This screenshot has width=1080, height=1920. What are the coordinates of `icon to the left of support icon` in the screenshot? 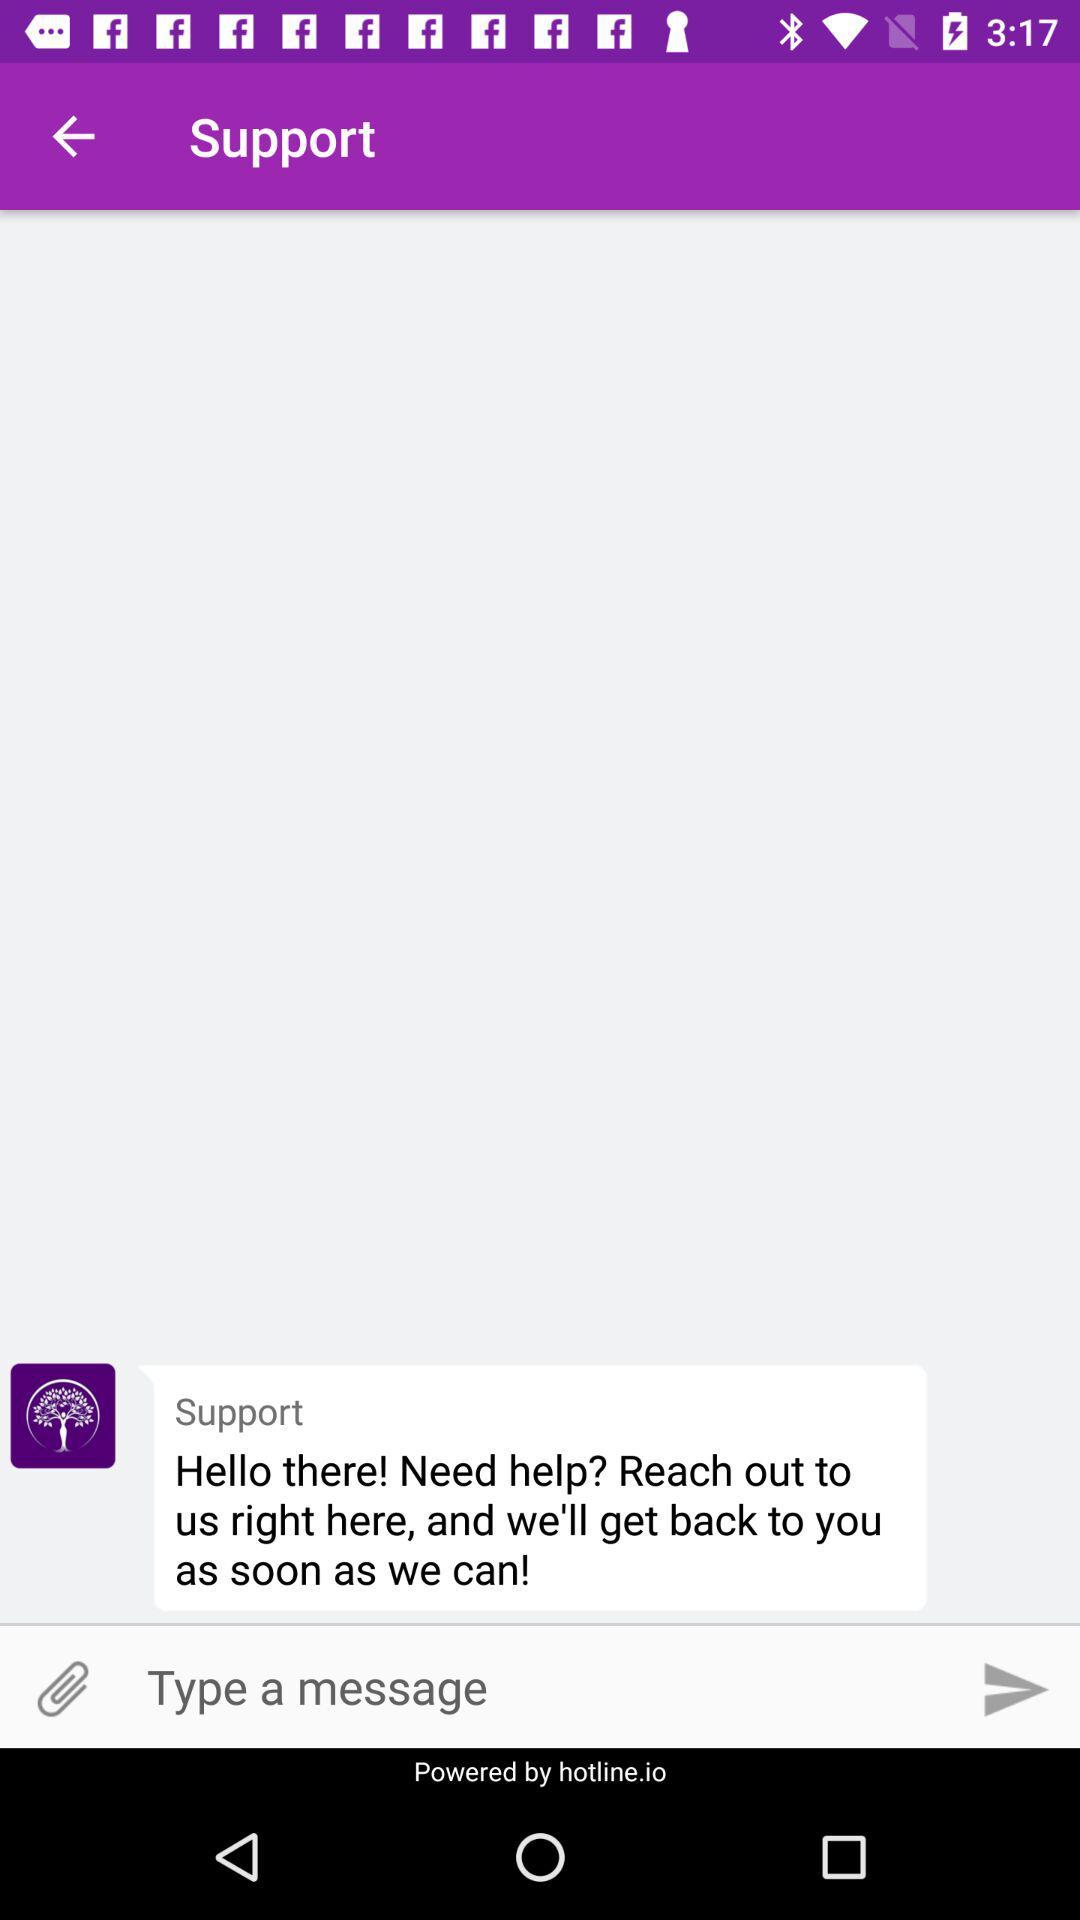 It's located at (72, 135).